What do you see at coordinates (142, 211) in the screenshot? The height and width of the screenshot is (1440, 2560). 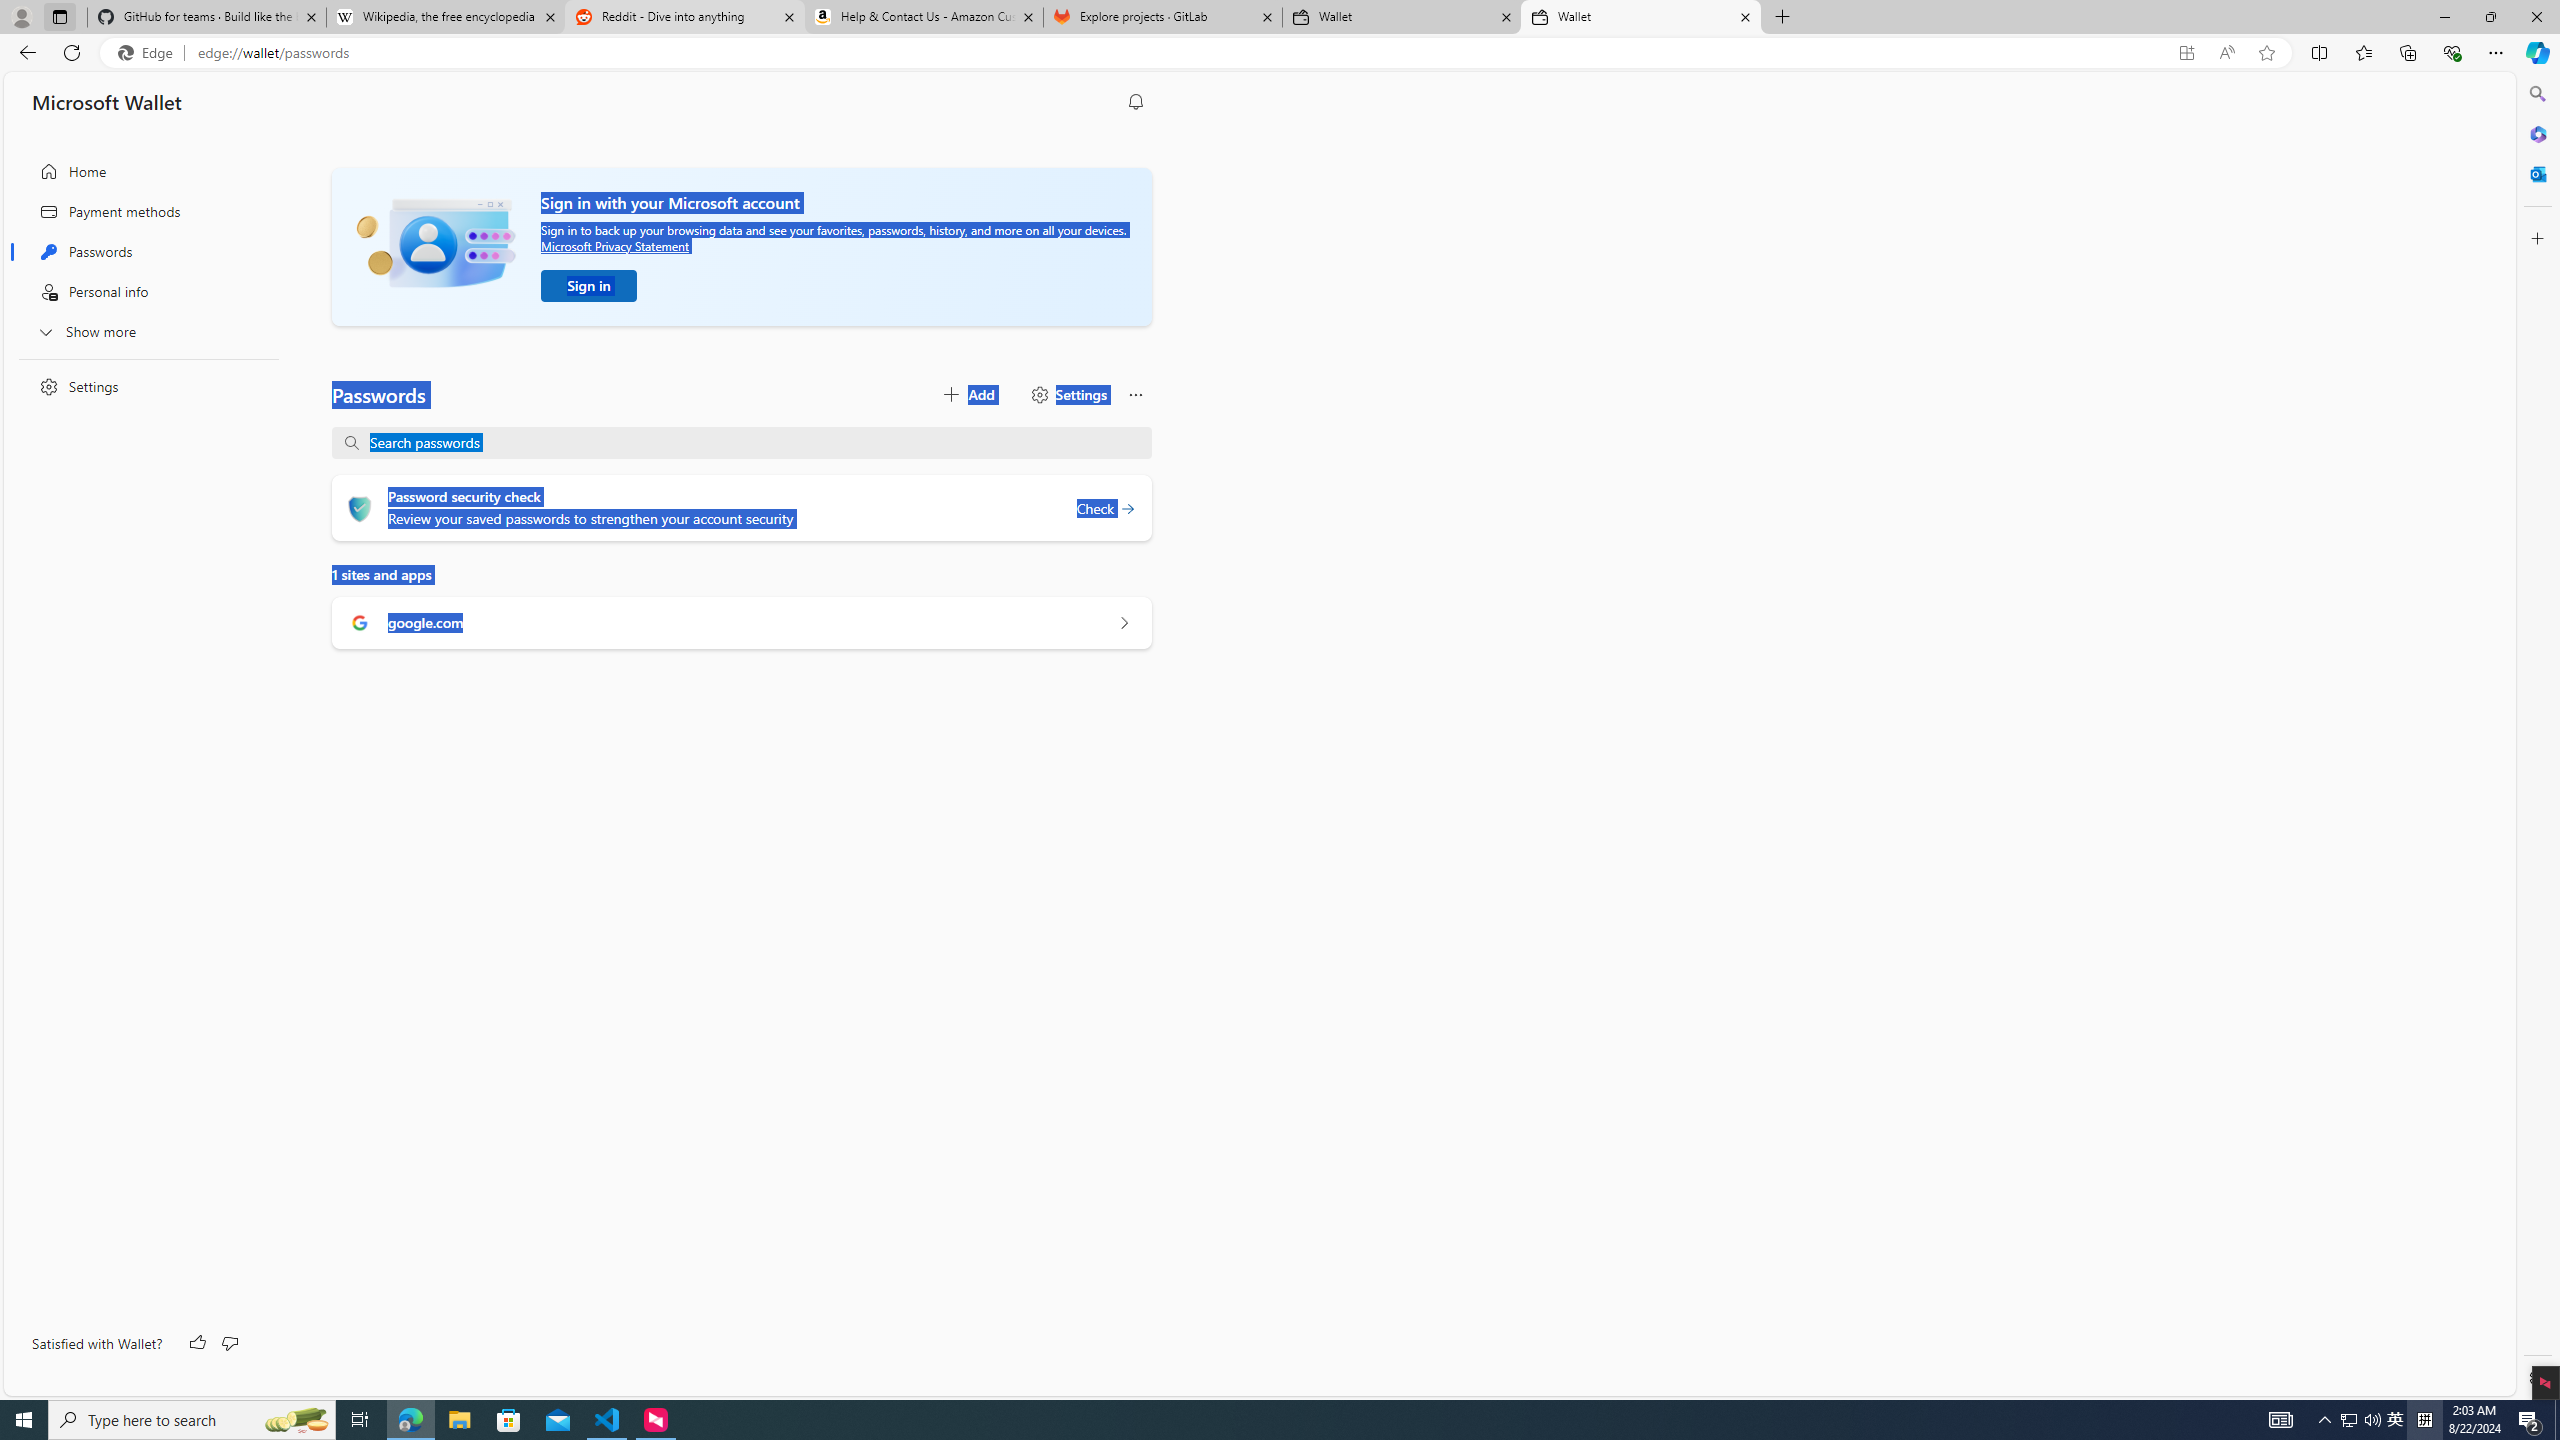 I see `'Payment methods'` at bounding box center [142, 211].